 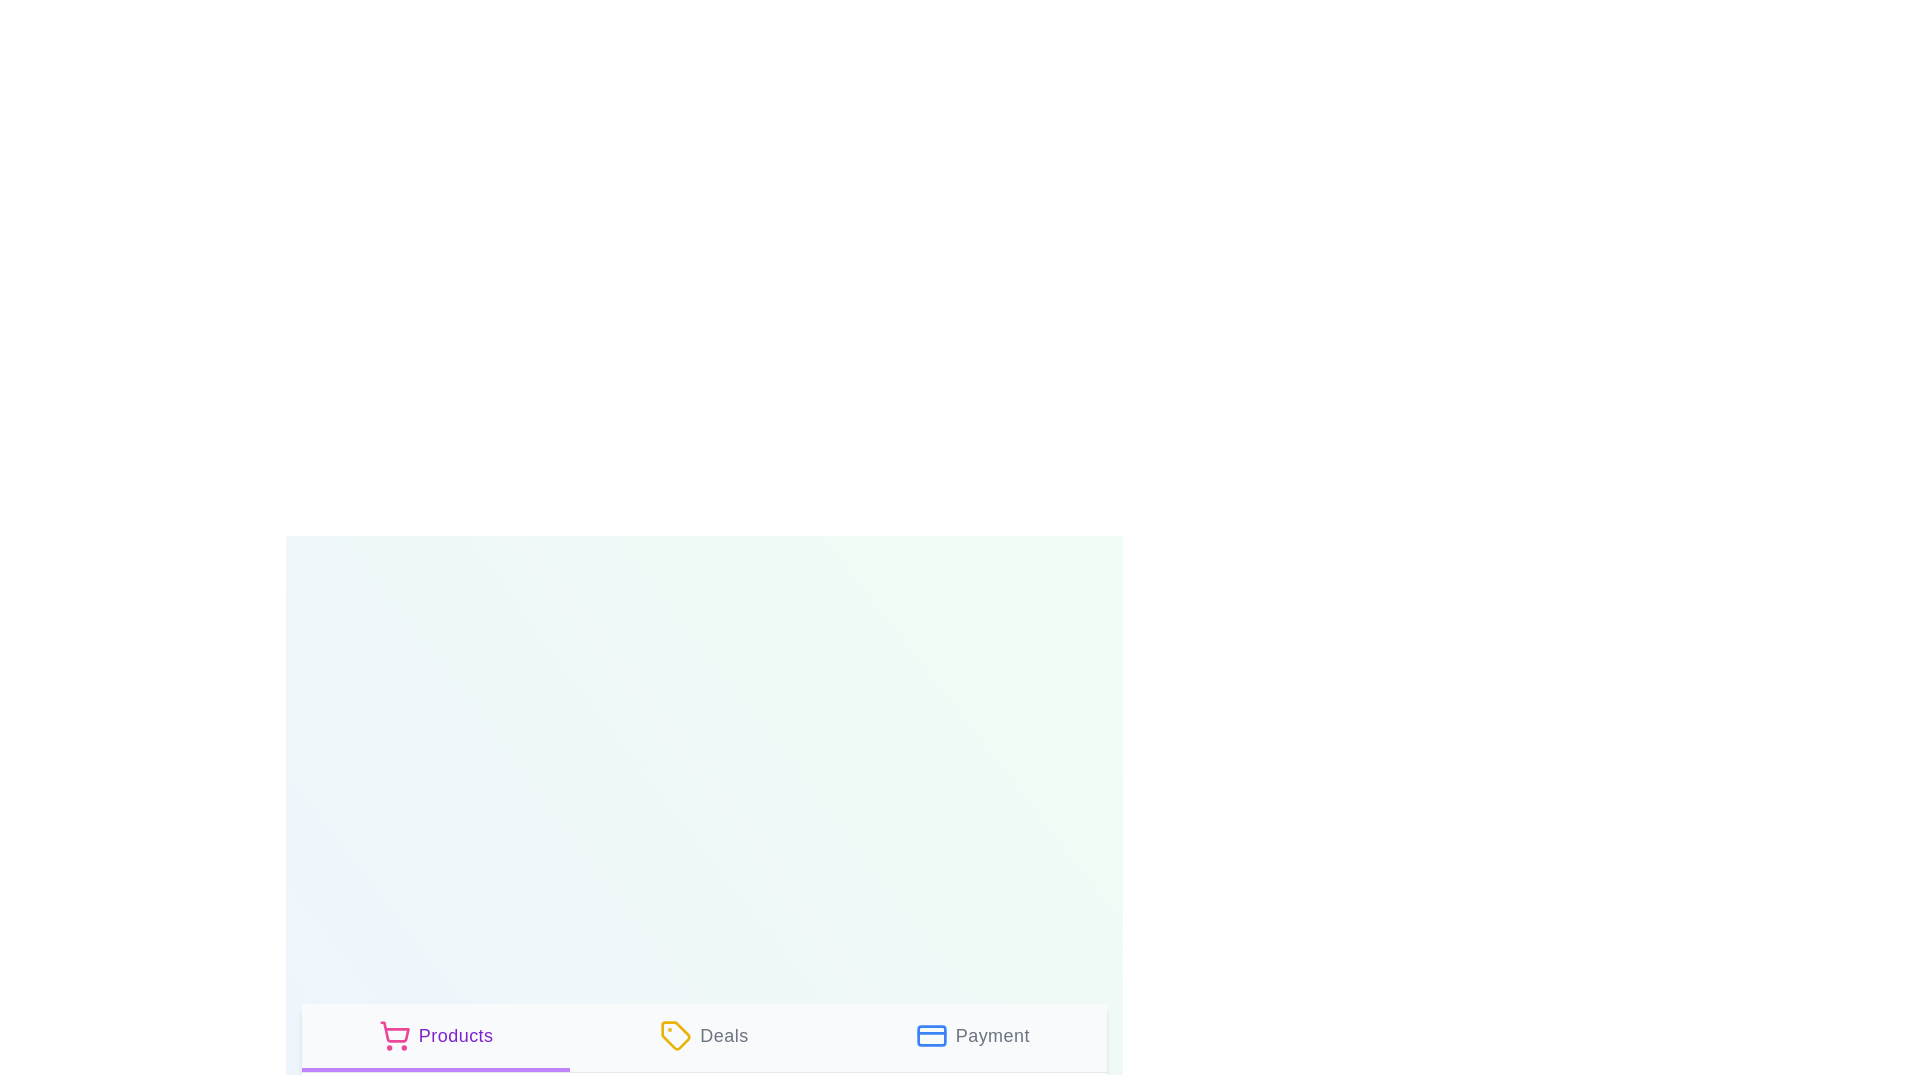 What do you see at coordinates (435, 1036) in the screenshot?
I see `the tab labeled Products` at bounding box center [435, 1036].